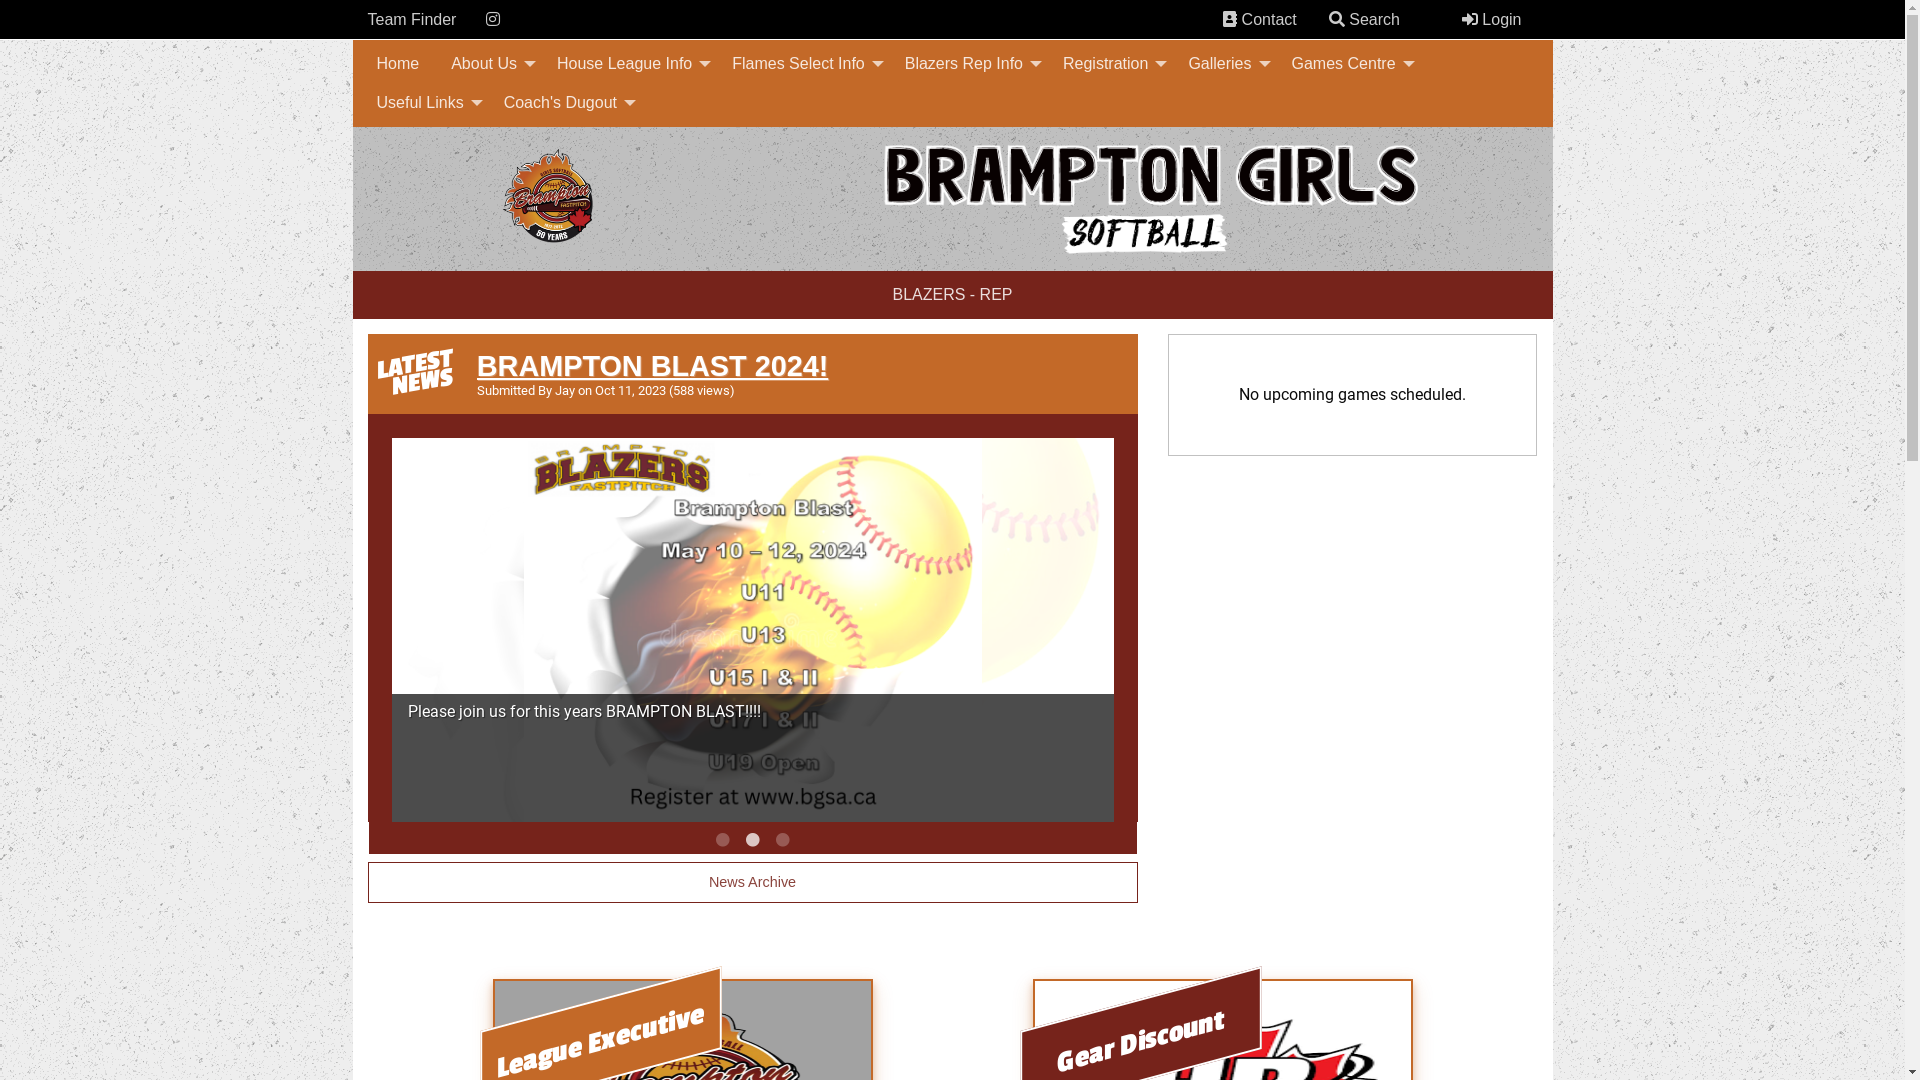 The image size is (1920, 1080). Describe the element at coordinates (950, 294) in the screenshot. I see `'BLAZERS - REP'` at that location.